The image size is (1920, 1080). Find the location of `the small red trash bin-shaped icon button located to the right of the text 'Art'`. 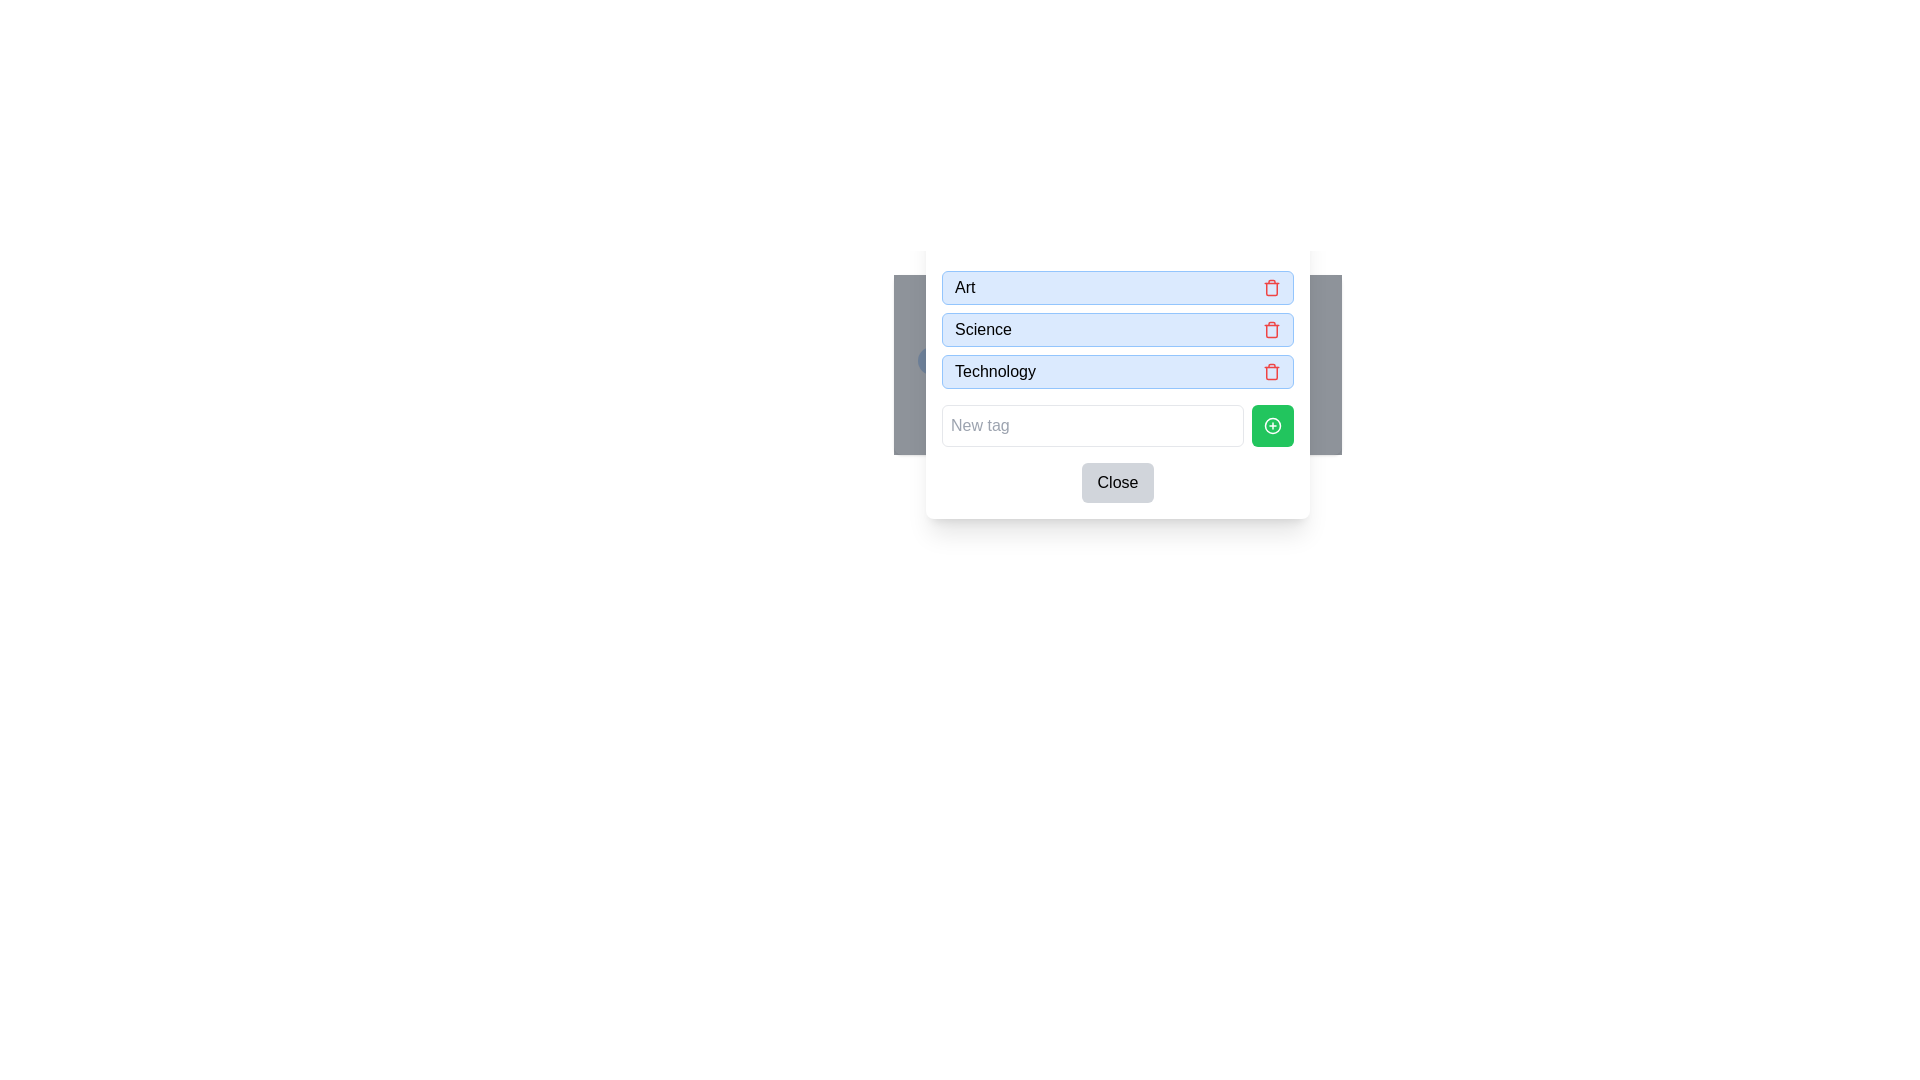

the small red trash bin-shaped icon button located to the right of the text 'Art' is located at coordinates (1271, 288).